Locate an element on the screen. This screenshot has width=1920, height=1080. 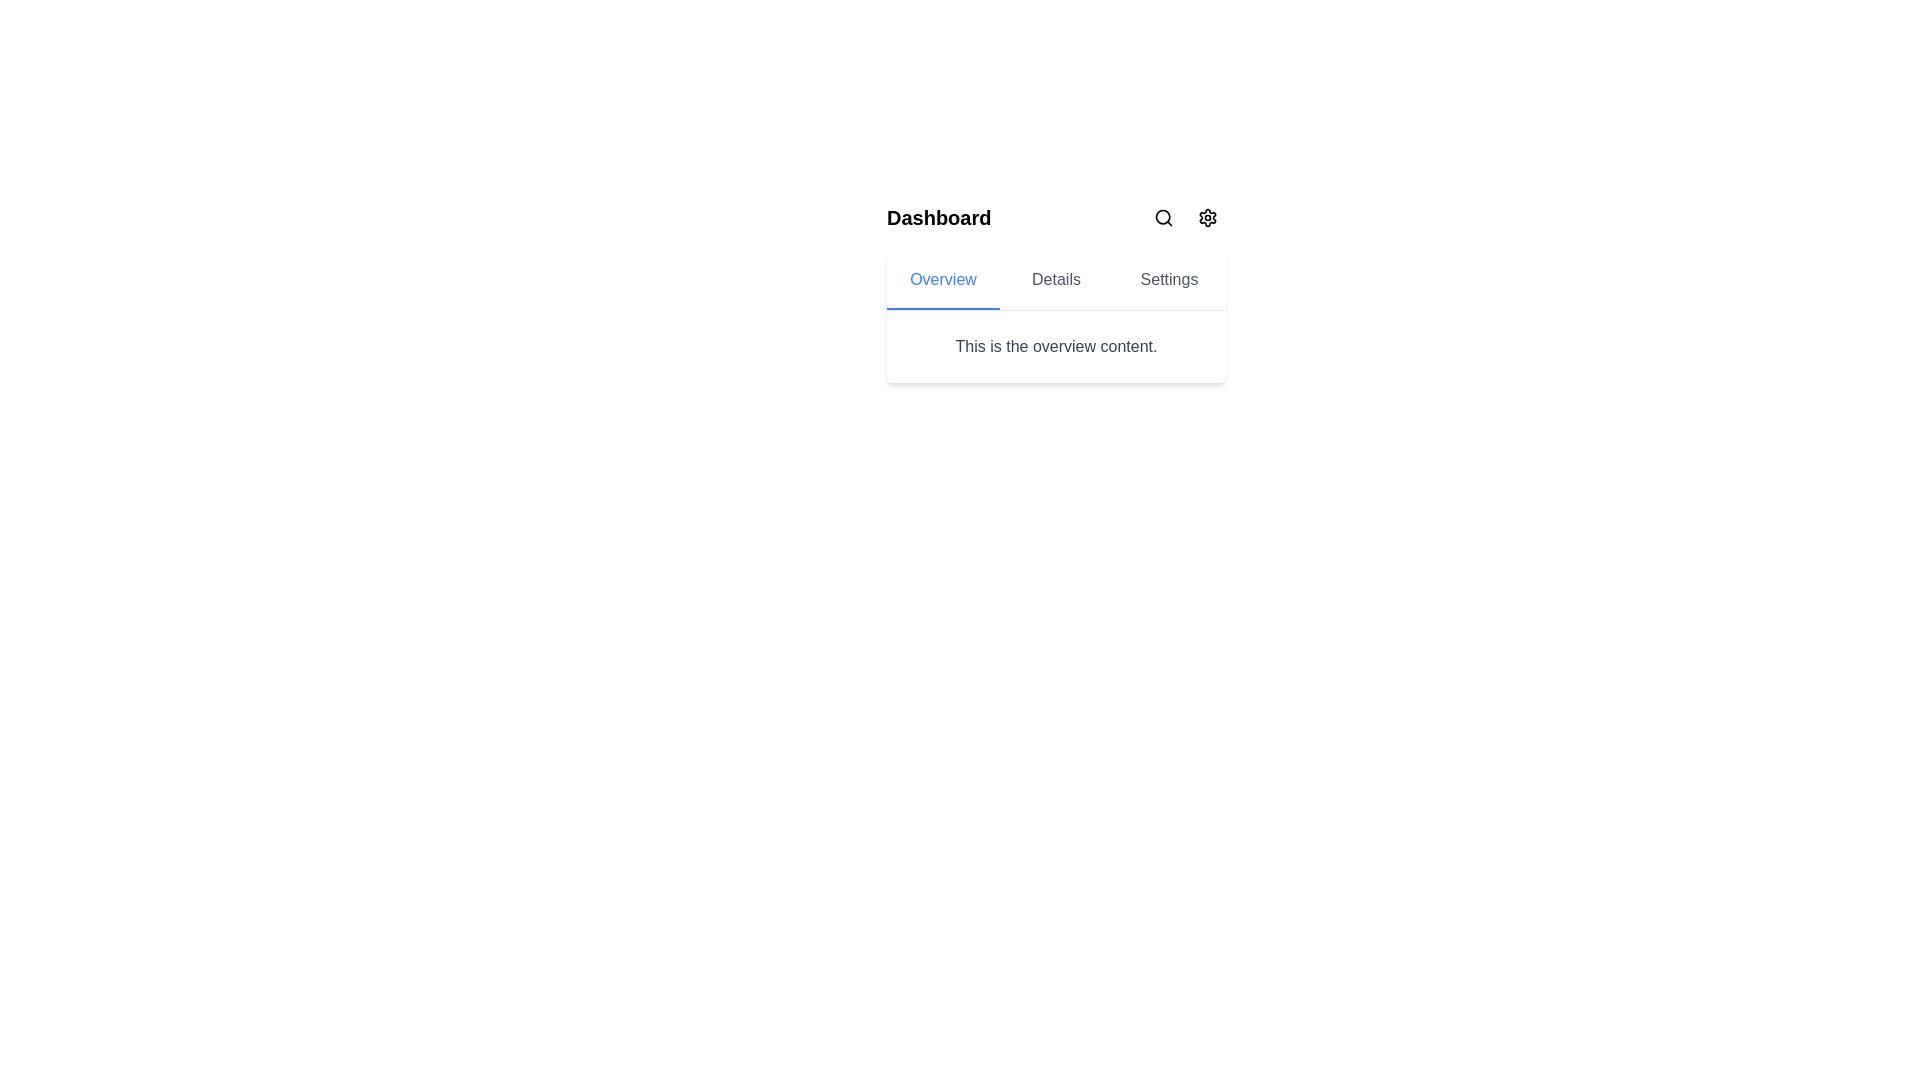
the 'Details' navigation tab, which is the second tab in a row of three tabs, located near the top-center of the interface is located at coordinates (1055, 281).